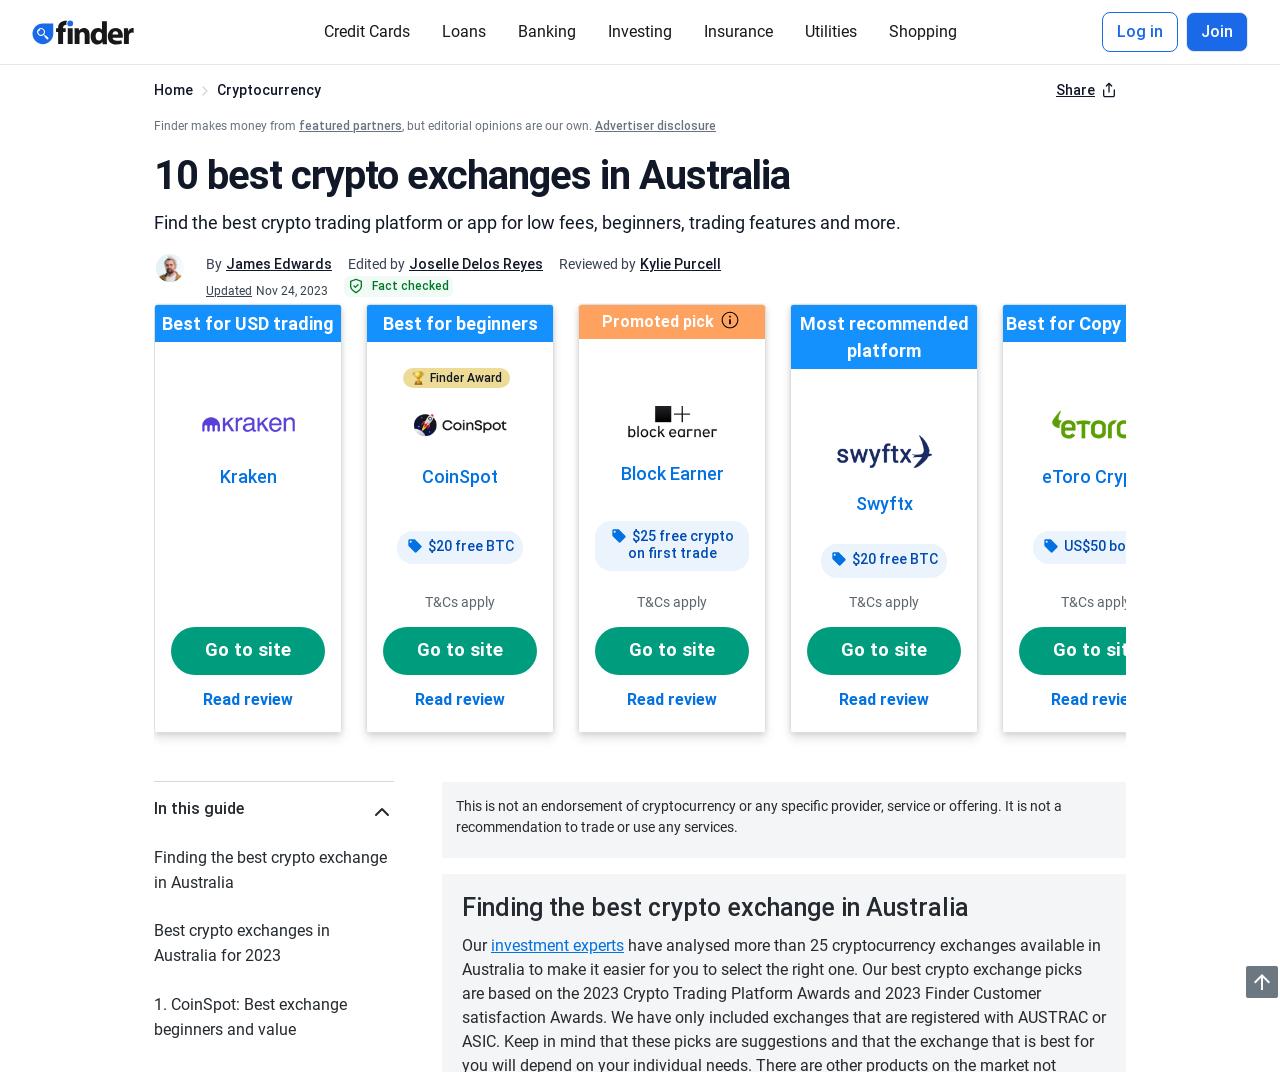 This screenshot has width=1280, height=1072. I want to click on '$25 free crypto on first trade', so click(679, 542).